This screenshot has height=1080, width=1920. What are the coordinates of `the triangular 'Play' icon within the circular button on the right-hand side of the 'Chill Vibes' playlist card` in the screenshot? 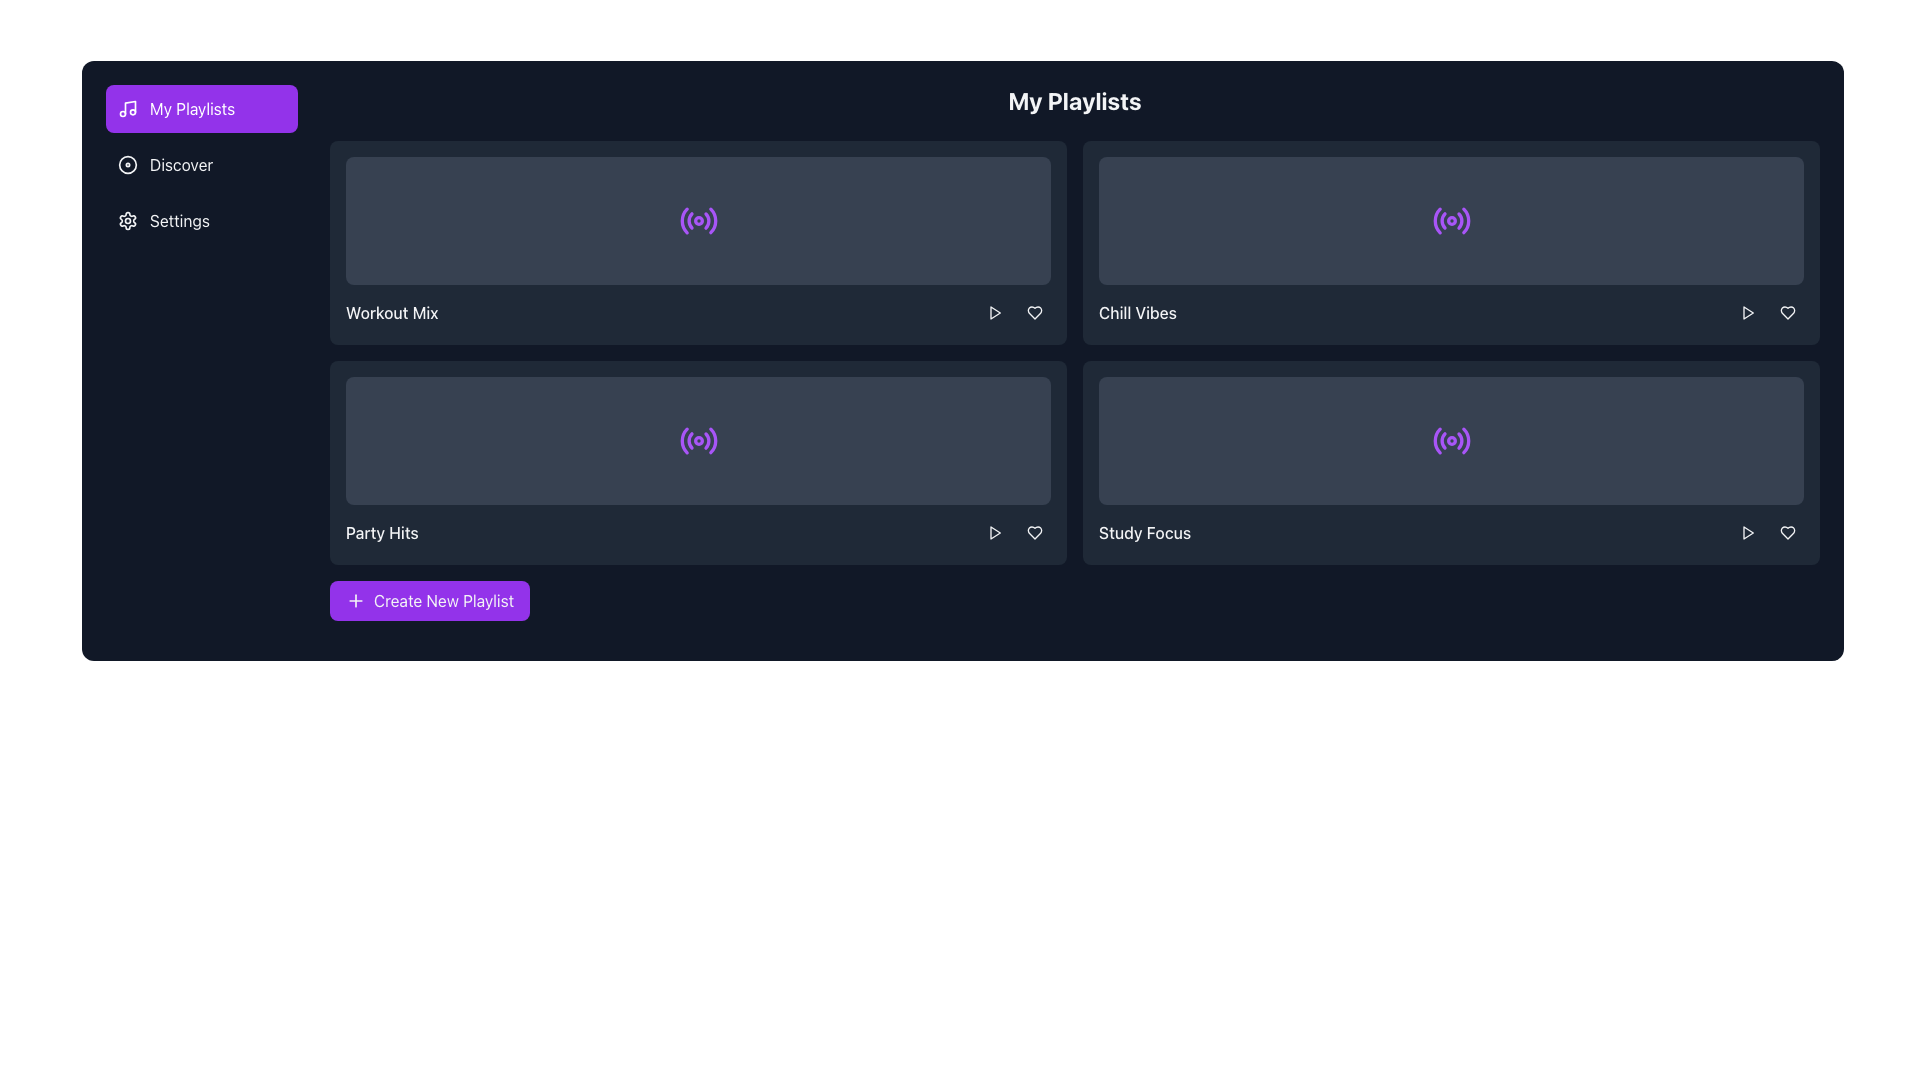 It's located at (1746, 312).